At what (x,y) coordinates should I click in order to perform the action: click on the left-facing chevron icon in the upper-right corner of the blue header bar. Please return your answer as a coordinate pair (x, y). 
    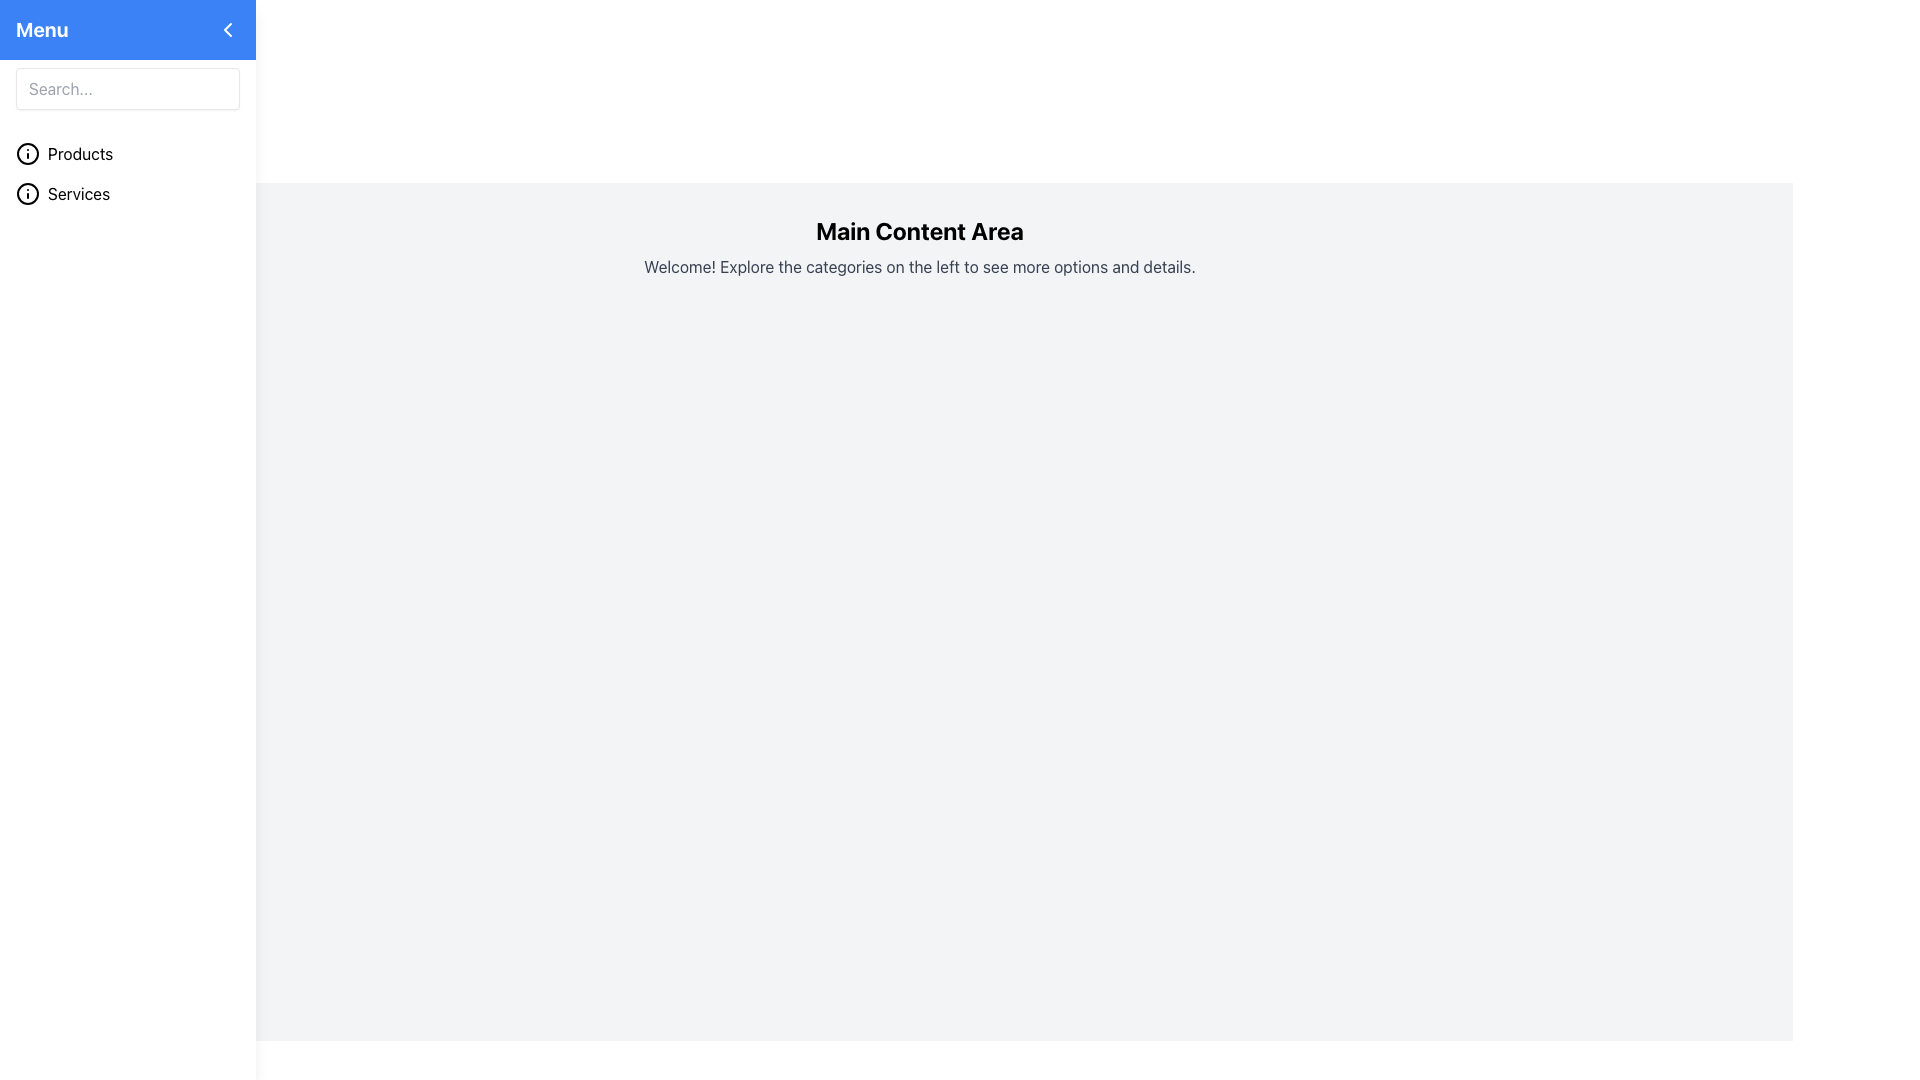
    Looking at the image, I should click on (227, 30).